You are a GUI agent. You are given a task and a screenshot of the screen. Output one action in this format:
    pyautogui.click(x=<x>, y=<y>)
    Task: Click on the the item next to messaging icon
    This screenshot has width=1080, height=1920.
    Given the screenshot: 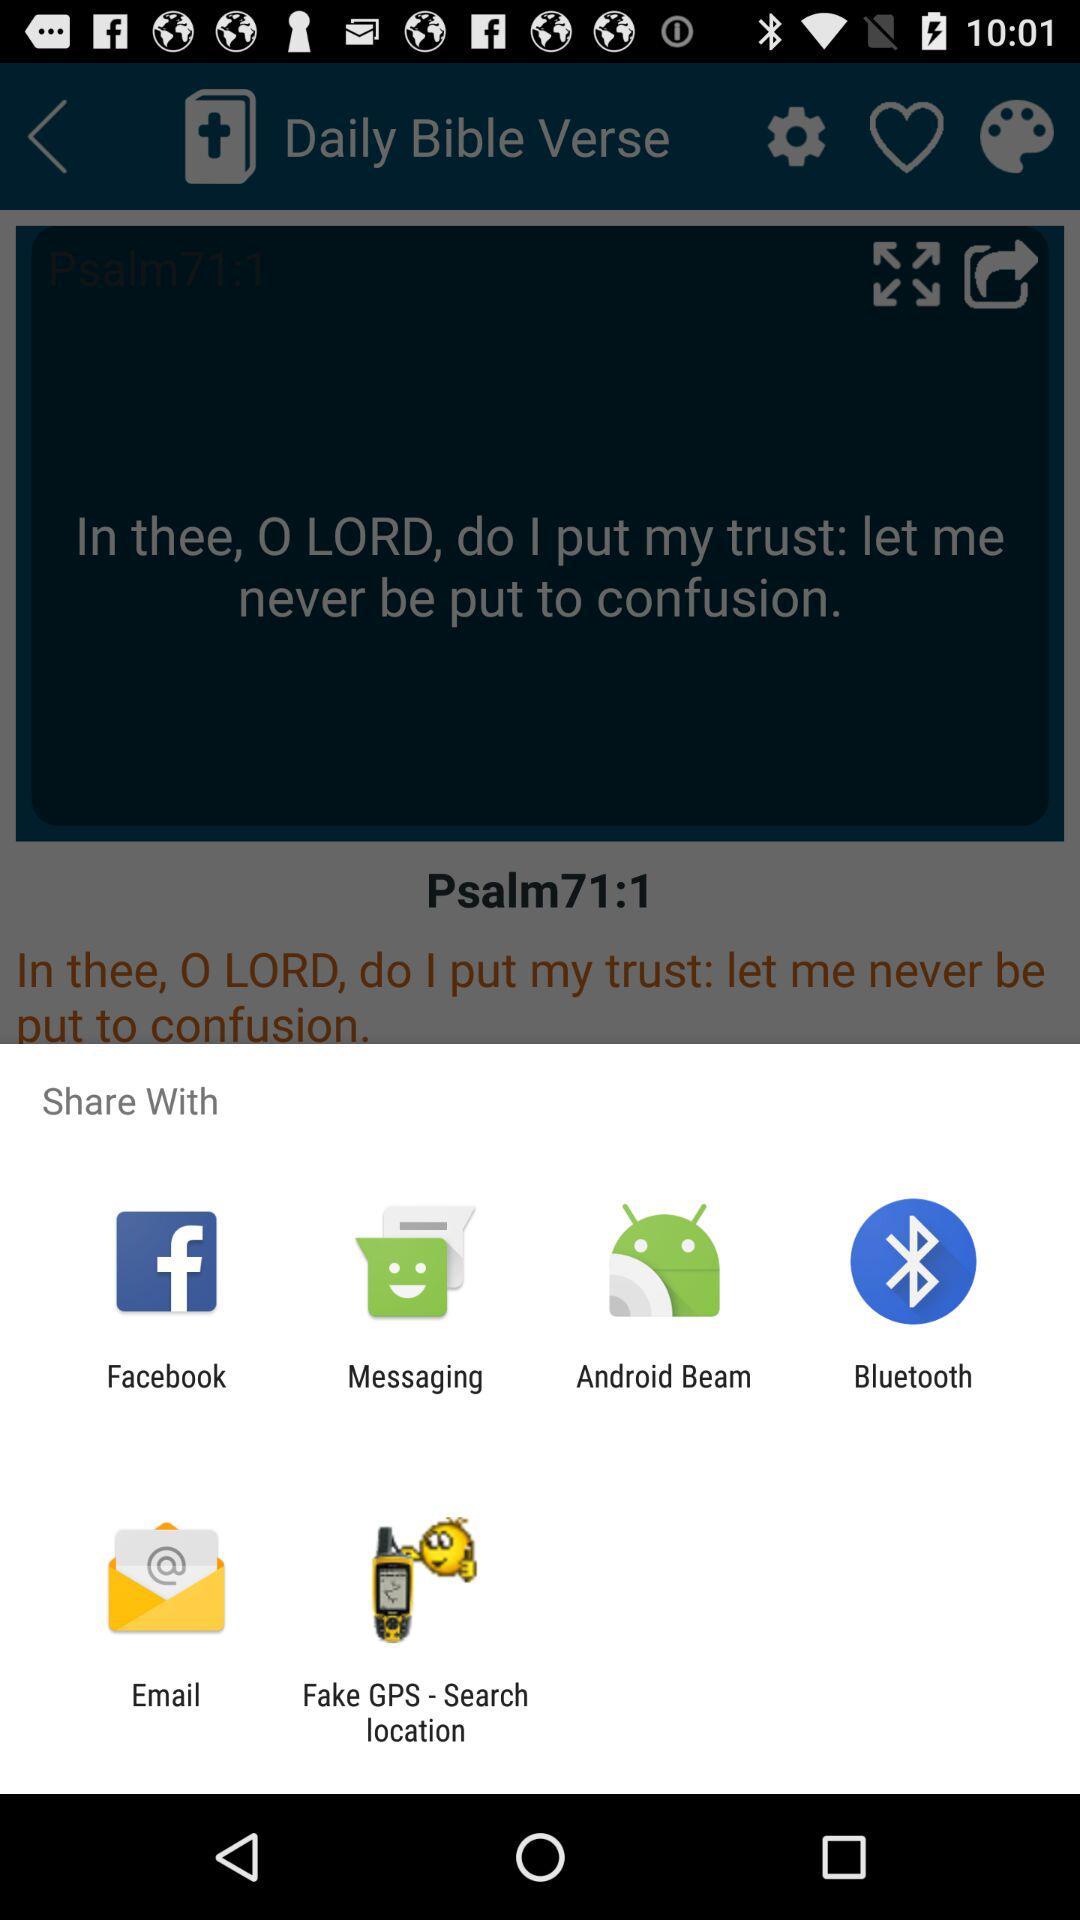 What is the action you would take?
    pyautogui.click(x=664, y=1392)
    